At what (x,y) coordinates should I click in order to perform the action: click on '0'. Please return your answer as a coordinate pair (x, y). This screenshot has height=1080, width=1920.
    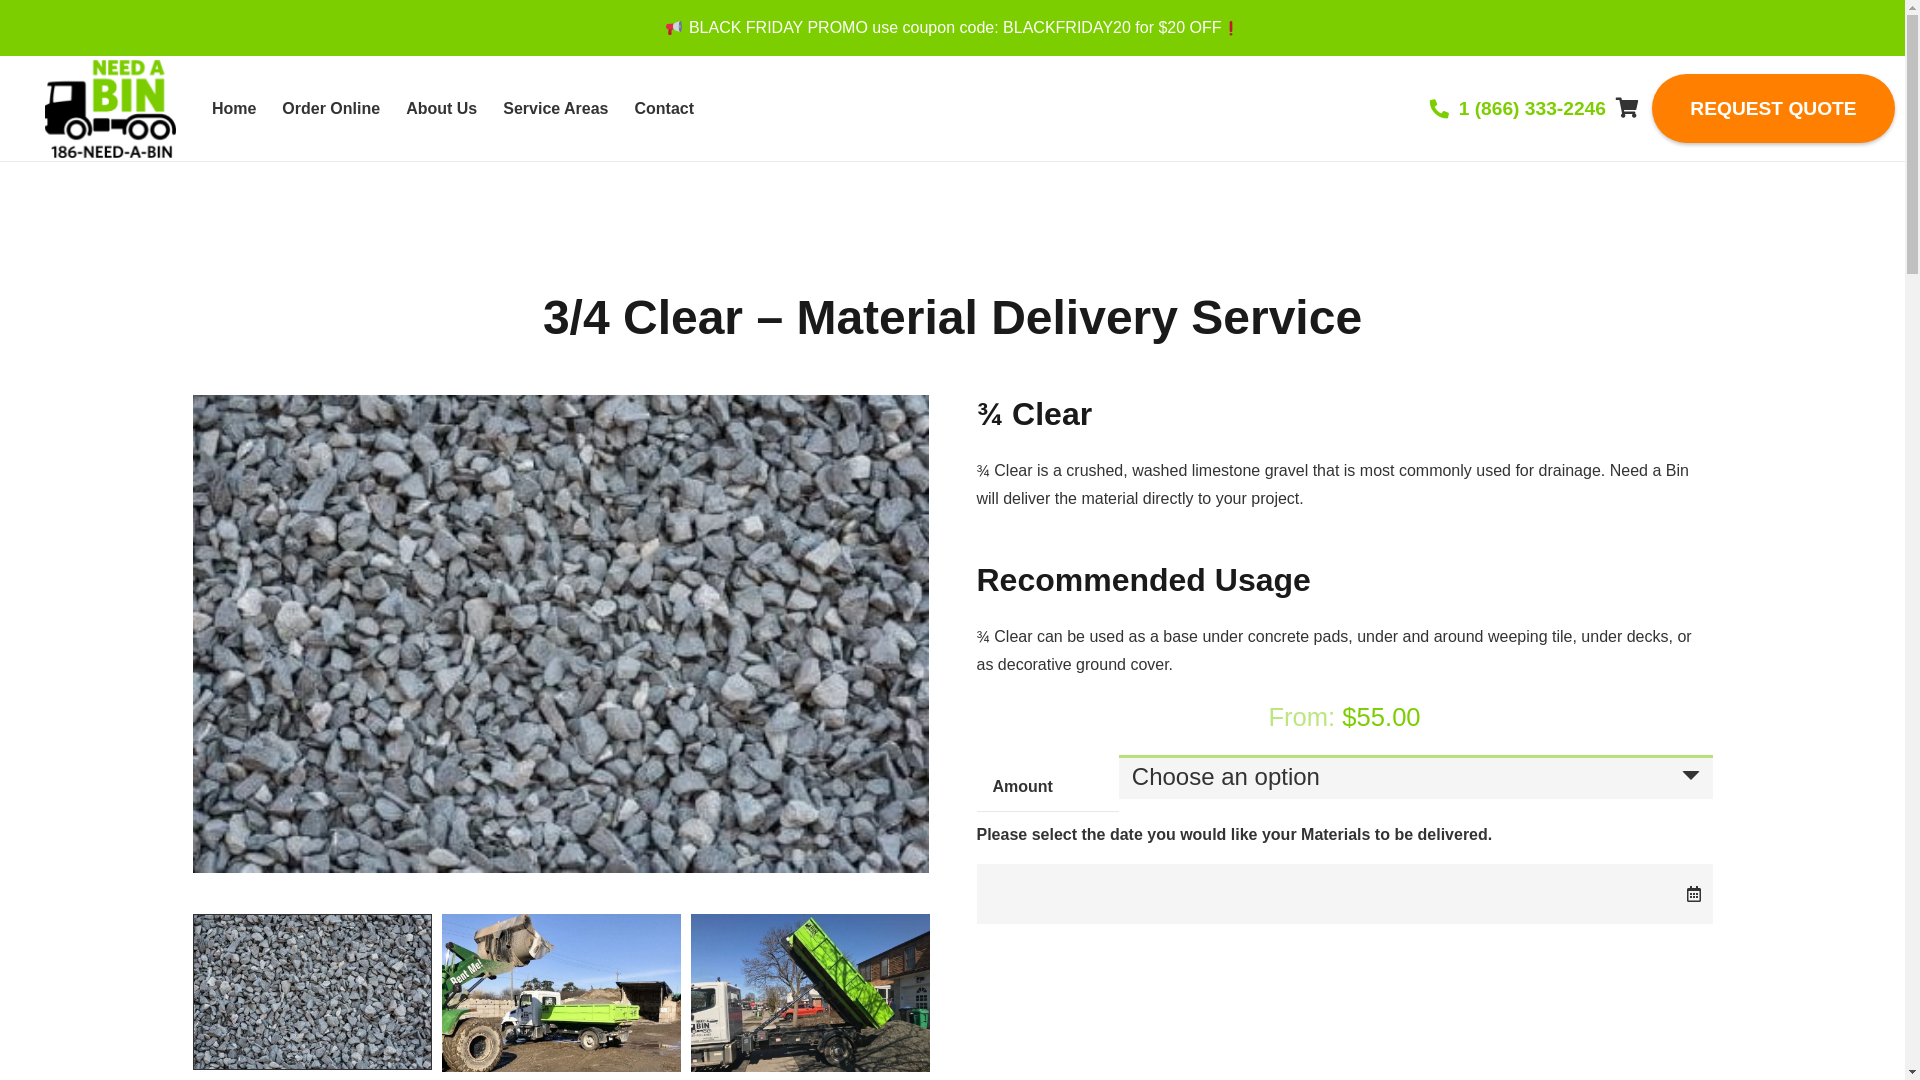
    Looking at the image, I should click on (1627, 108).